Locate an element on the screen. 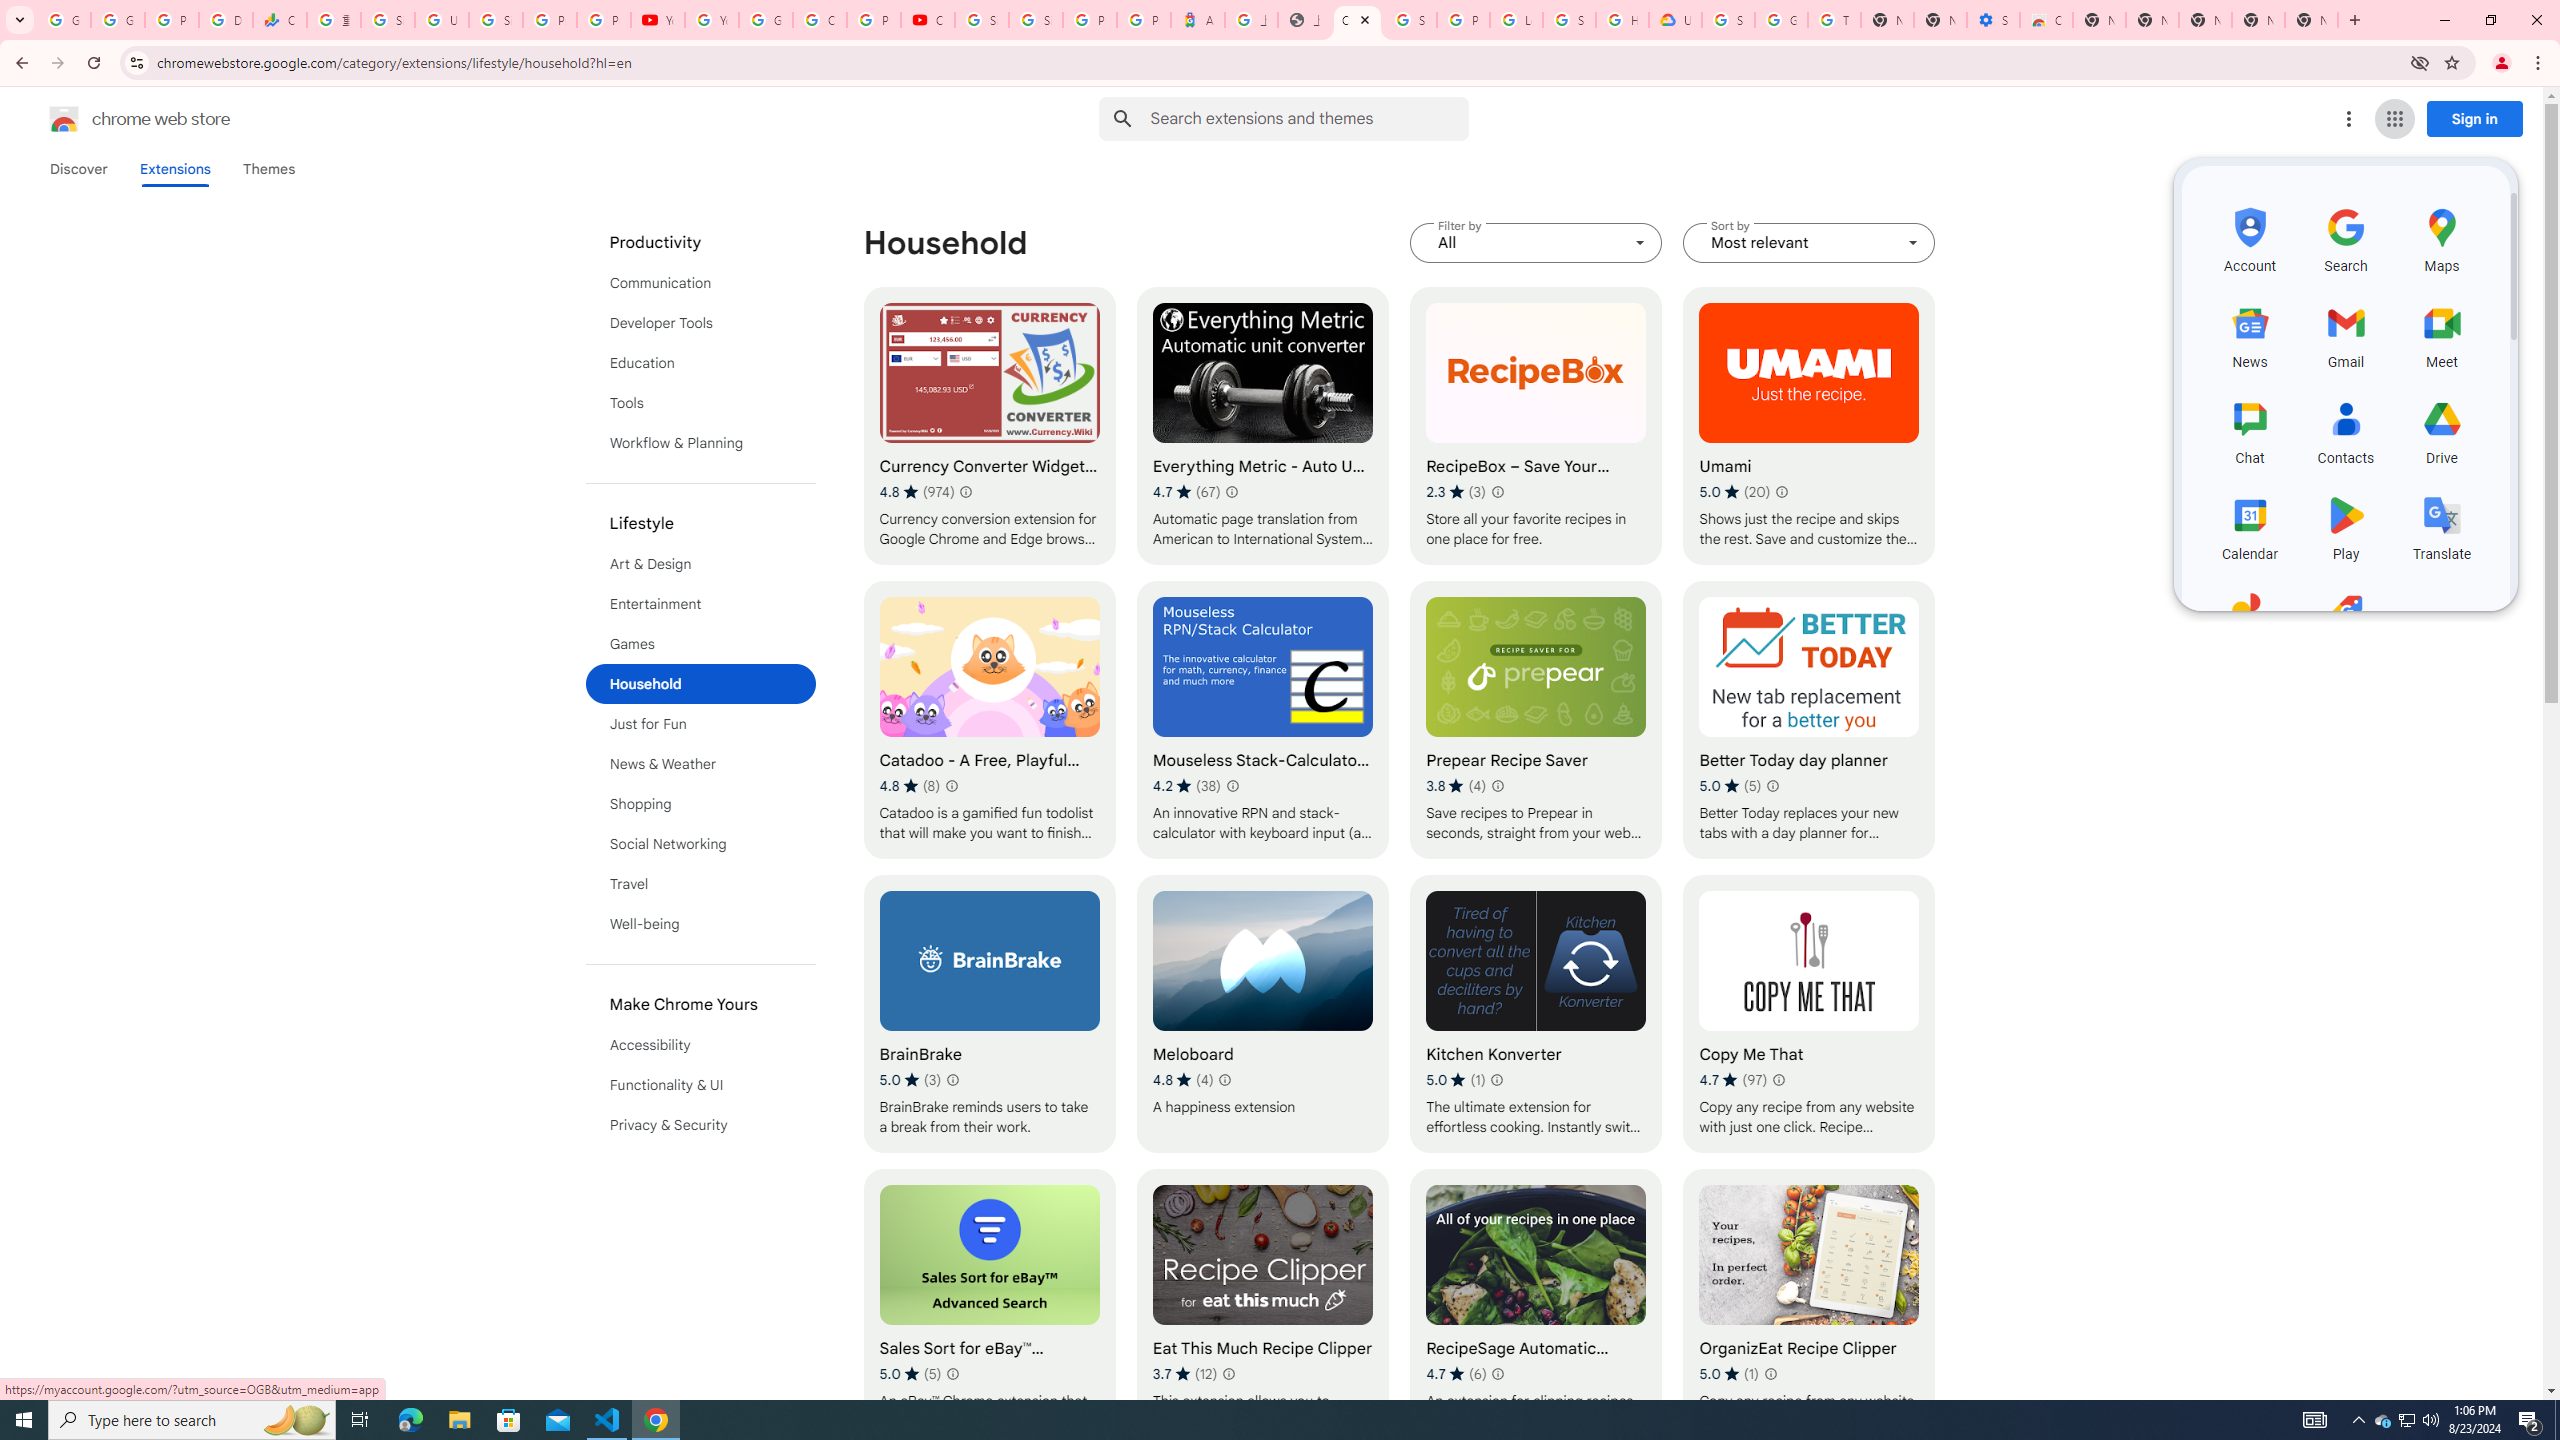  'Accessibility' is located at coordinates (701, 1045).